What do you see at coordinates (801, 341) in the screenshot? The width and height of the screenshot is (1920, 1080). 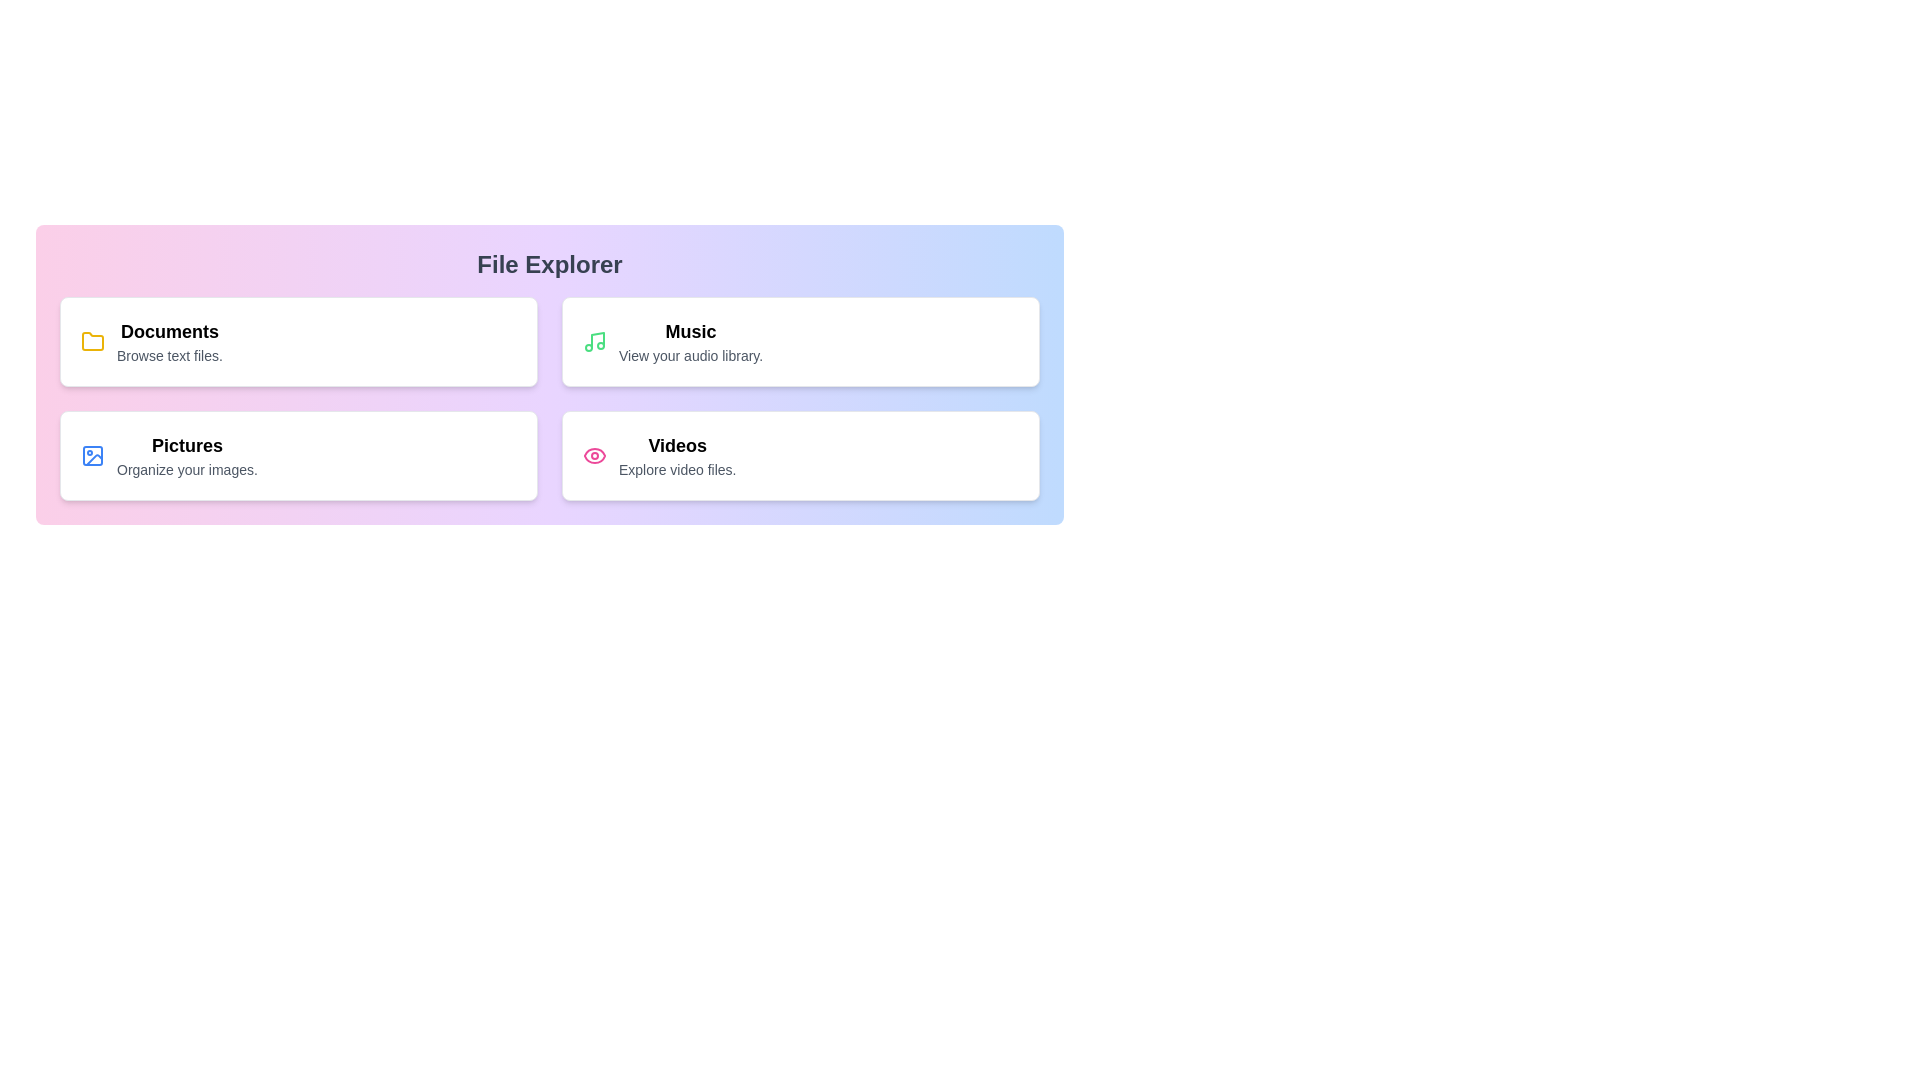 I see `the menu item Music to access its content` at bounding box center [801, 341].